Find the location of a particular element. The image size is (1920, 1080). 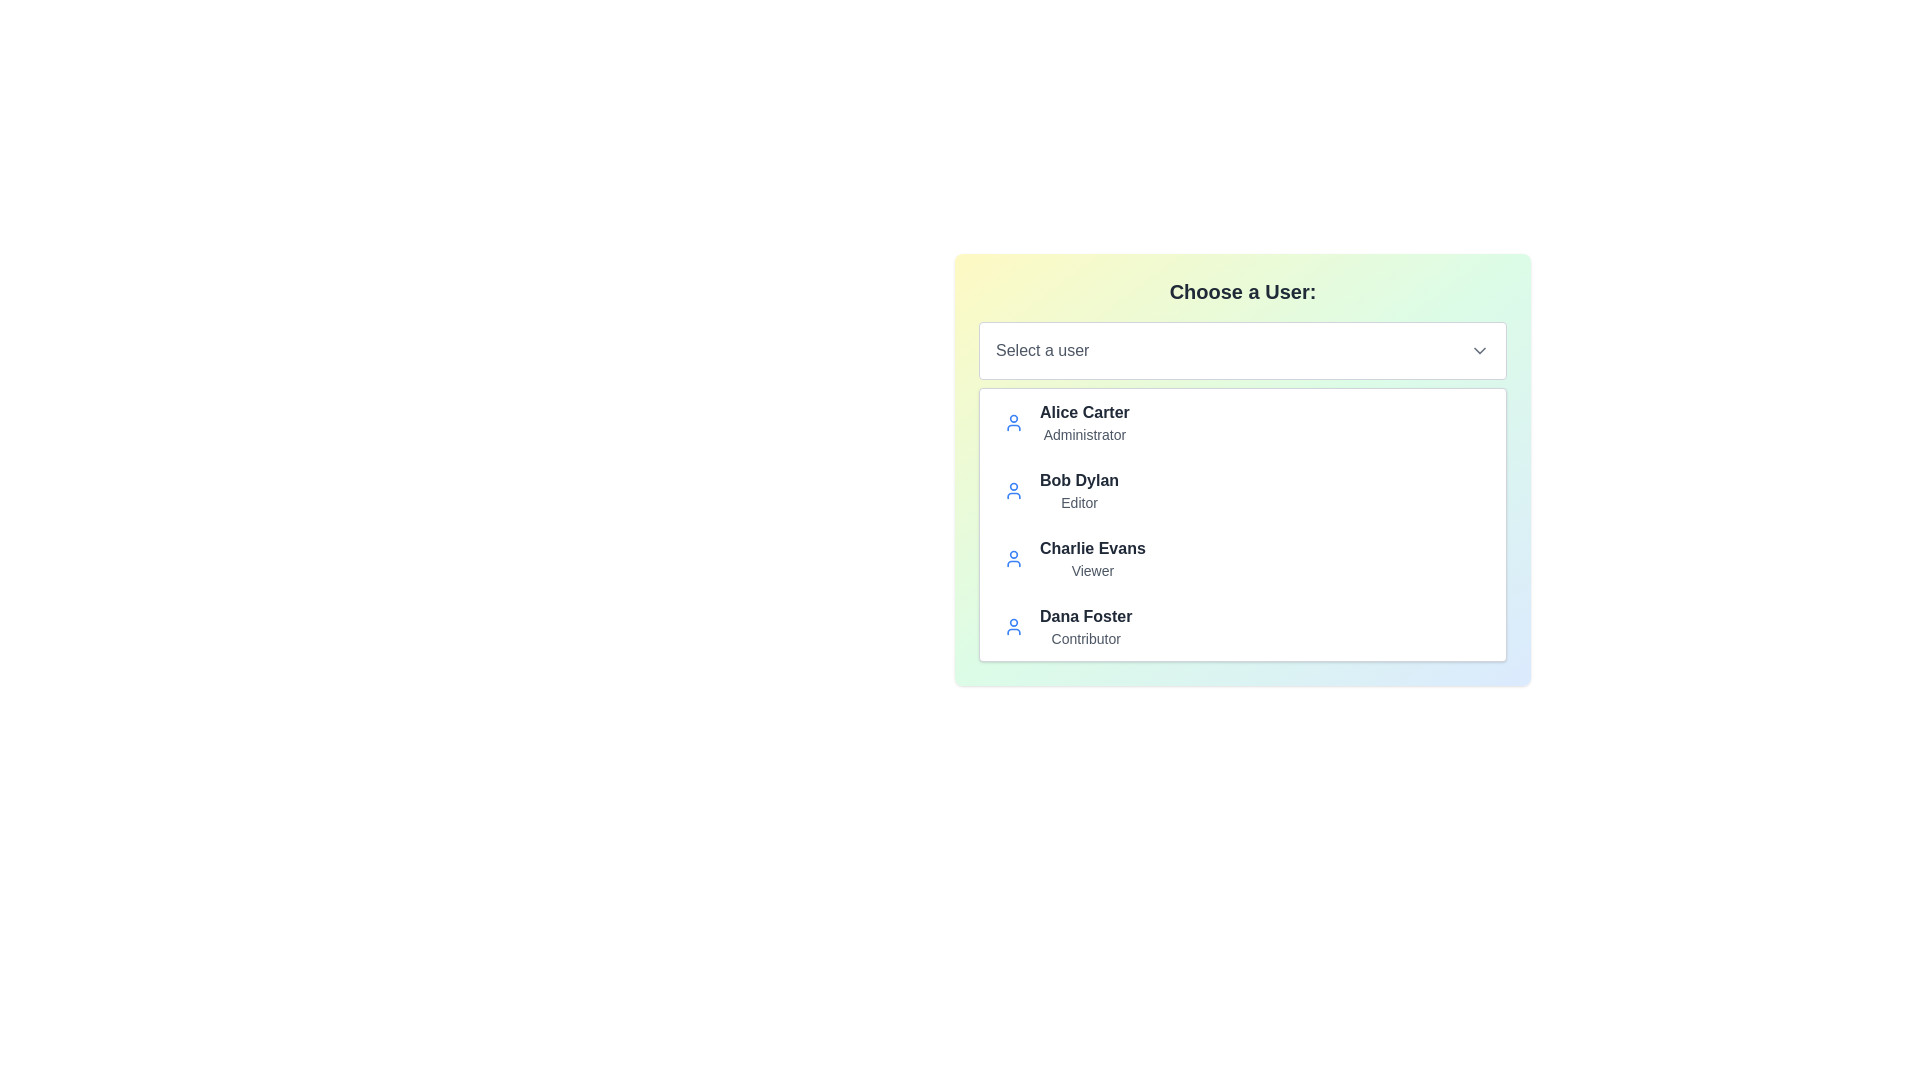

the leading icon for user 'Alice Carter' in the user selection dropdown, which is located to the left of the text 'Alice Carter' and 'Administrator.' is located at coordinates (1013, 422).